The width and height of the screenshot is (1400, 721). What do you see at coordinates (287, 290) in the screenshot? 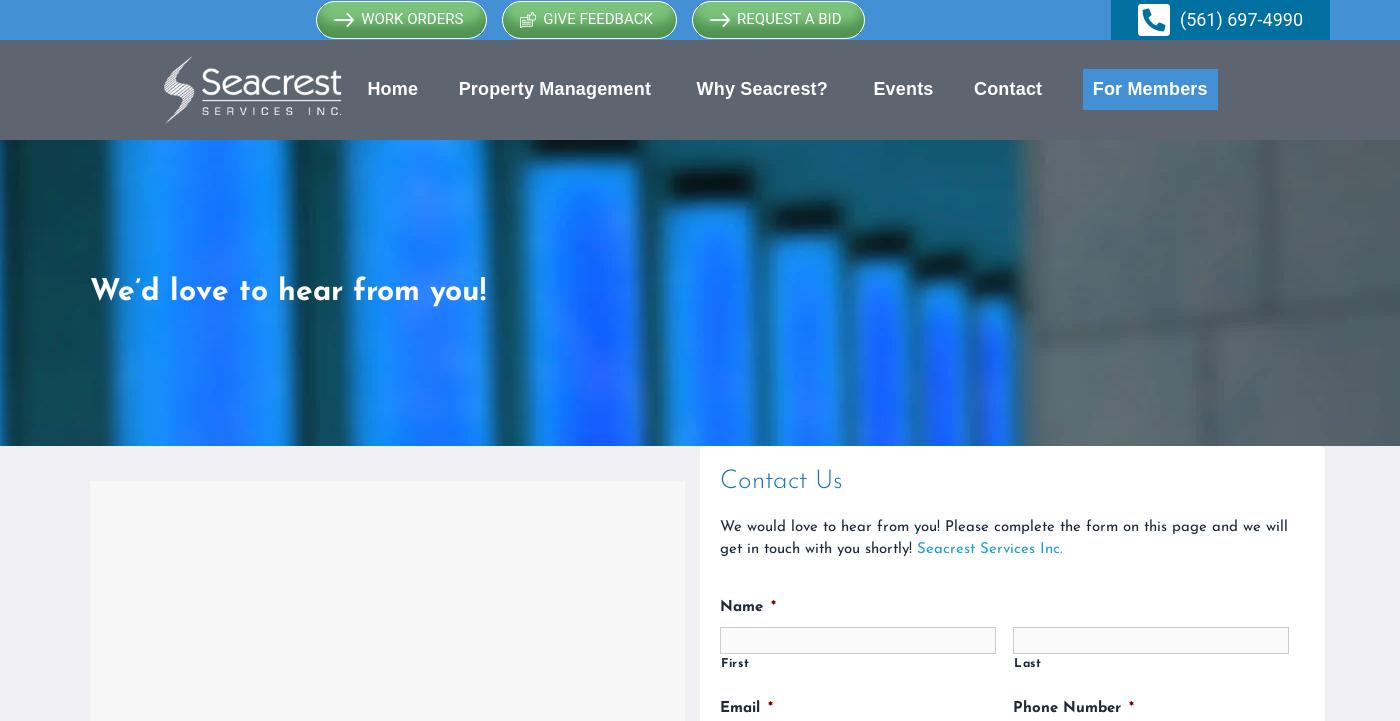
I see `'We’d love to hear from you!'` at bounding box center [287, 290].